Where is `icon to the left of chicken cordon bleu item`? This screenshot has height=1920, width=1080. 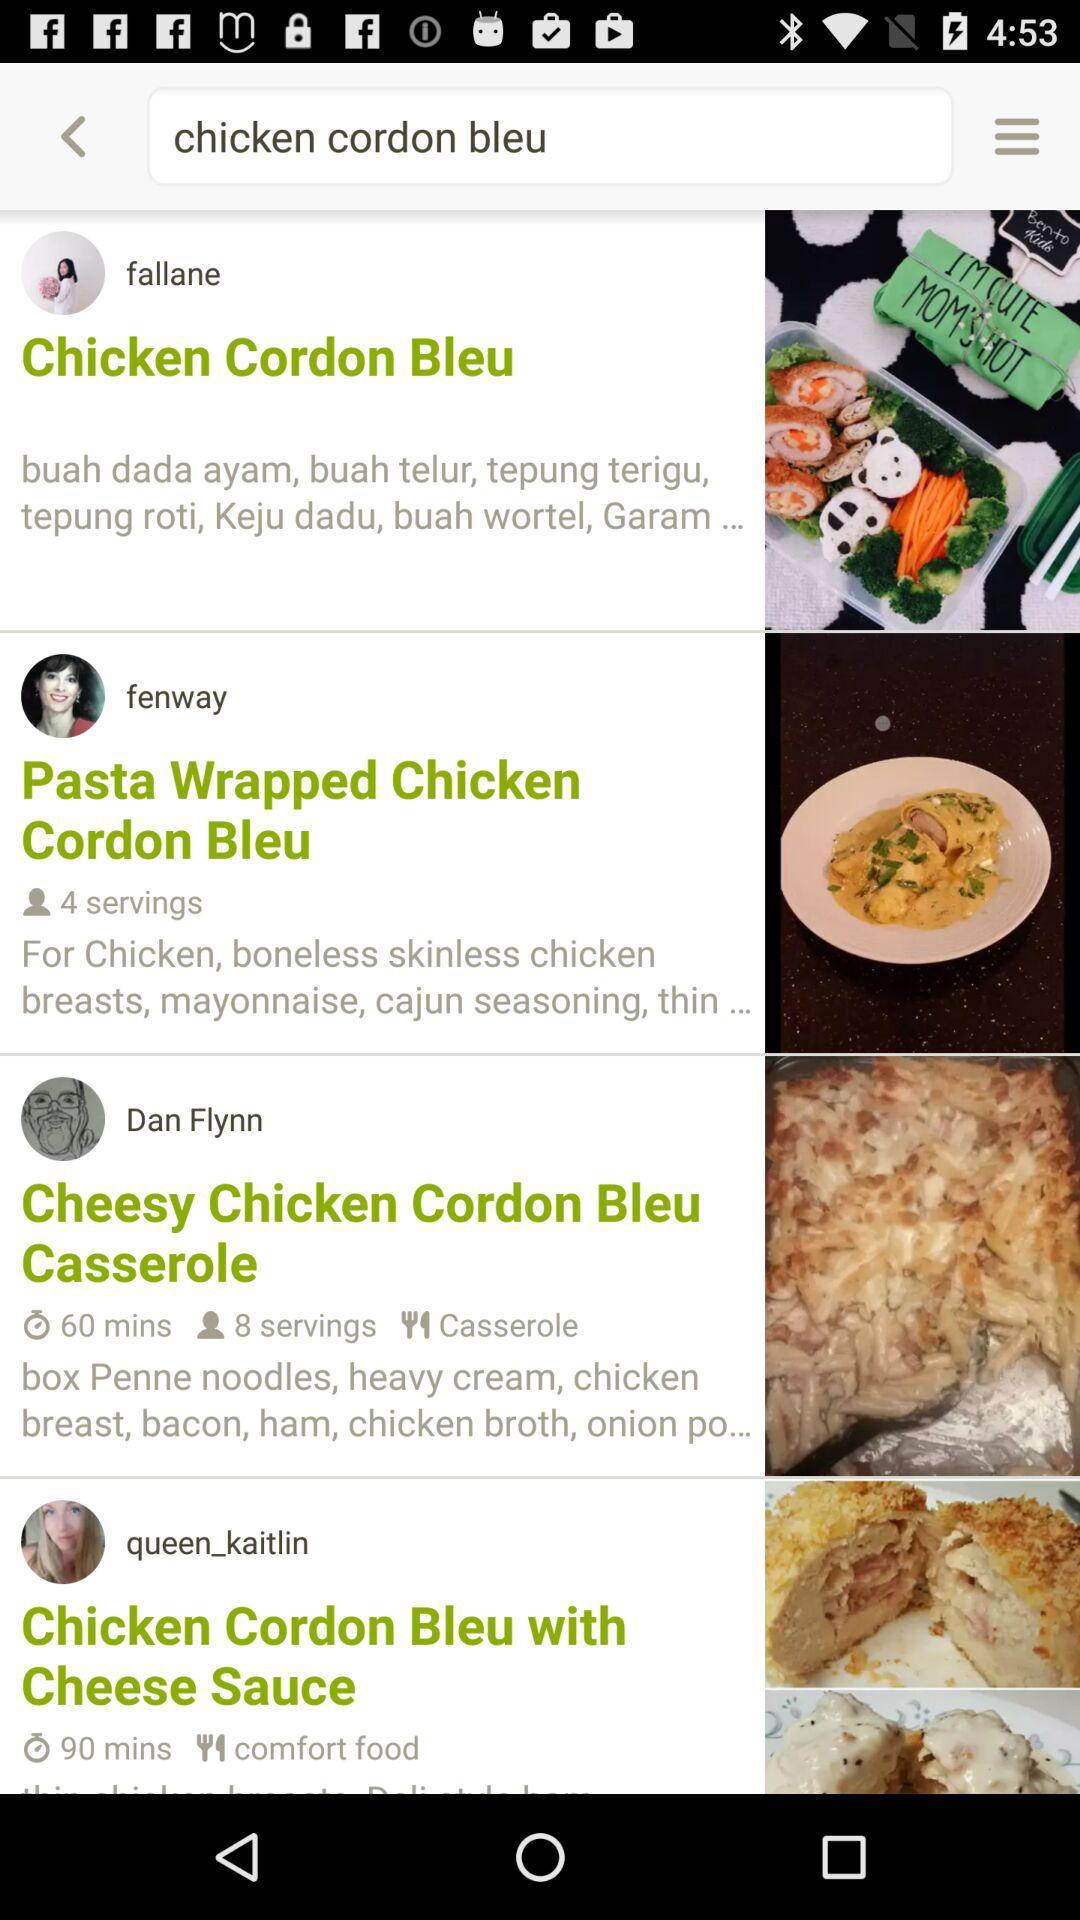
icon to the left of chicken cordon bleu item is located at coordinates (72, 135).